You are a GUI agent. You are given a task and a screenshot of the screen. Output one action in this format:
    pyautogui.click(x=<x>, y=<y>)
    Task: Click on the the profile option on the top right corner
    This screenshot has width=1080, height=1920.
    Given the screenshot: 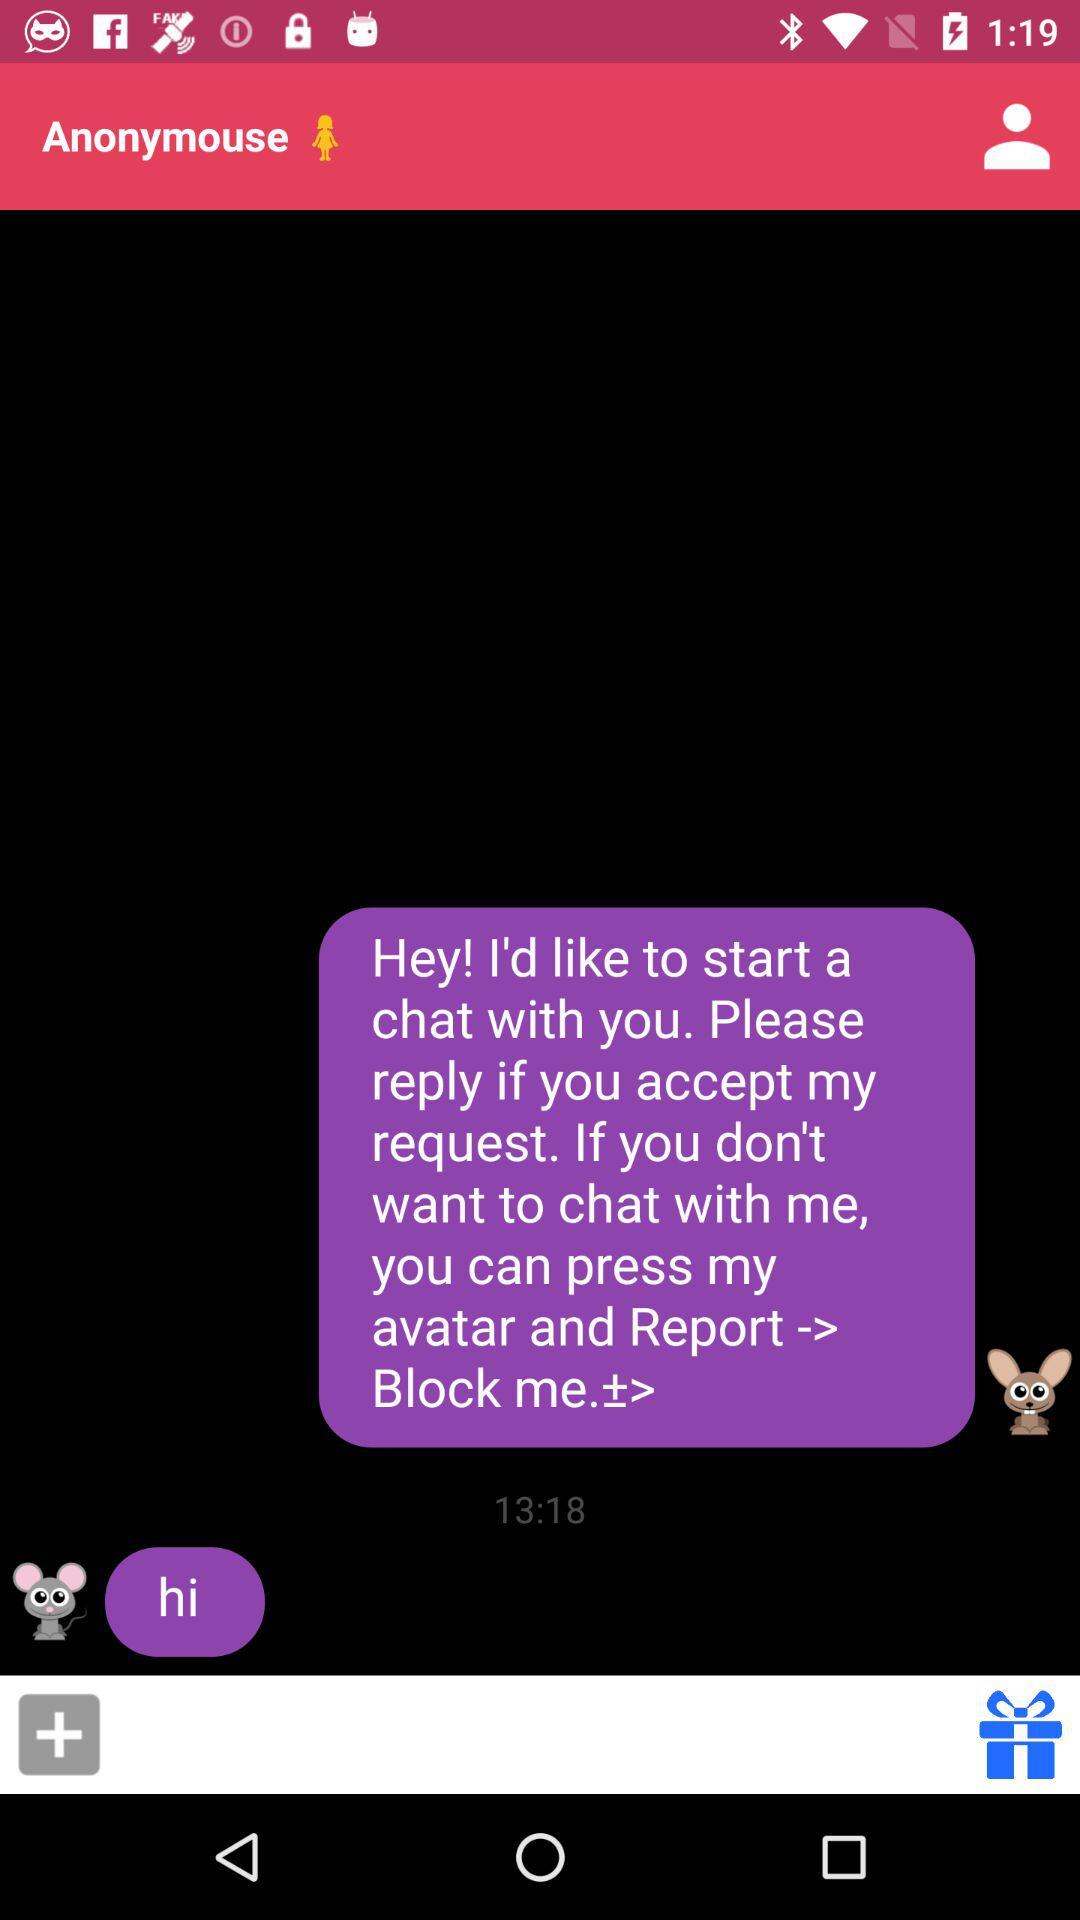 What is the action you would take?
    pyautogui.click(x=1017, y=136)
    